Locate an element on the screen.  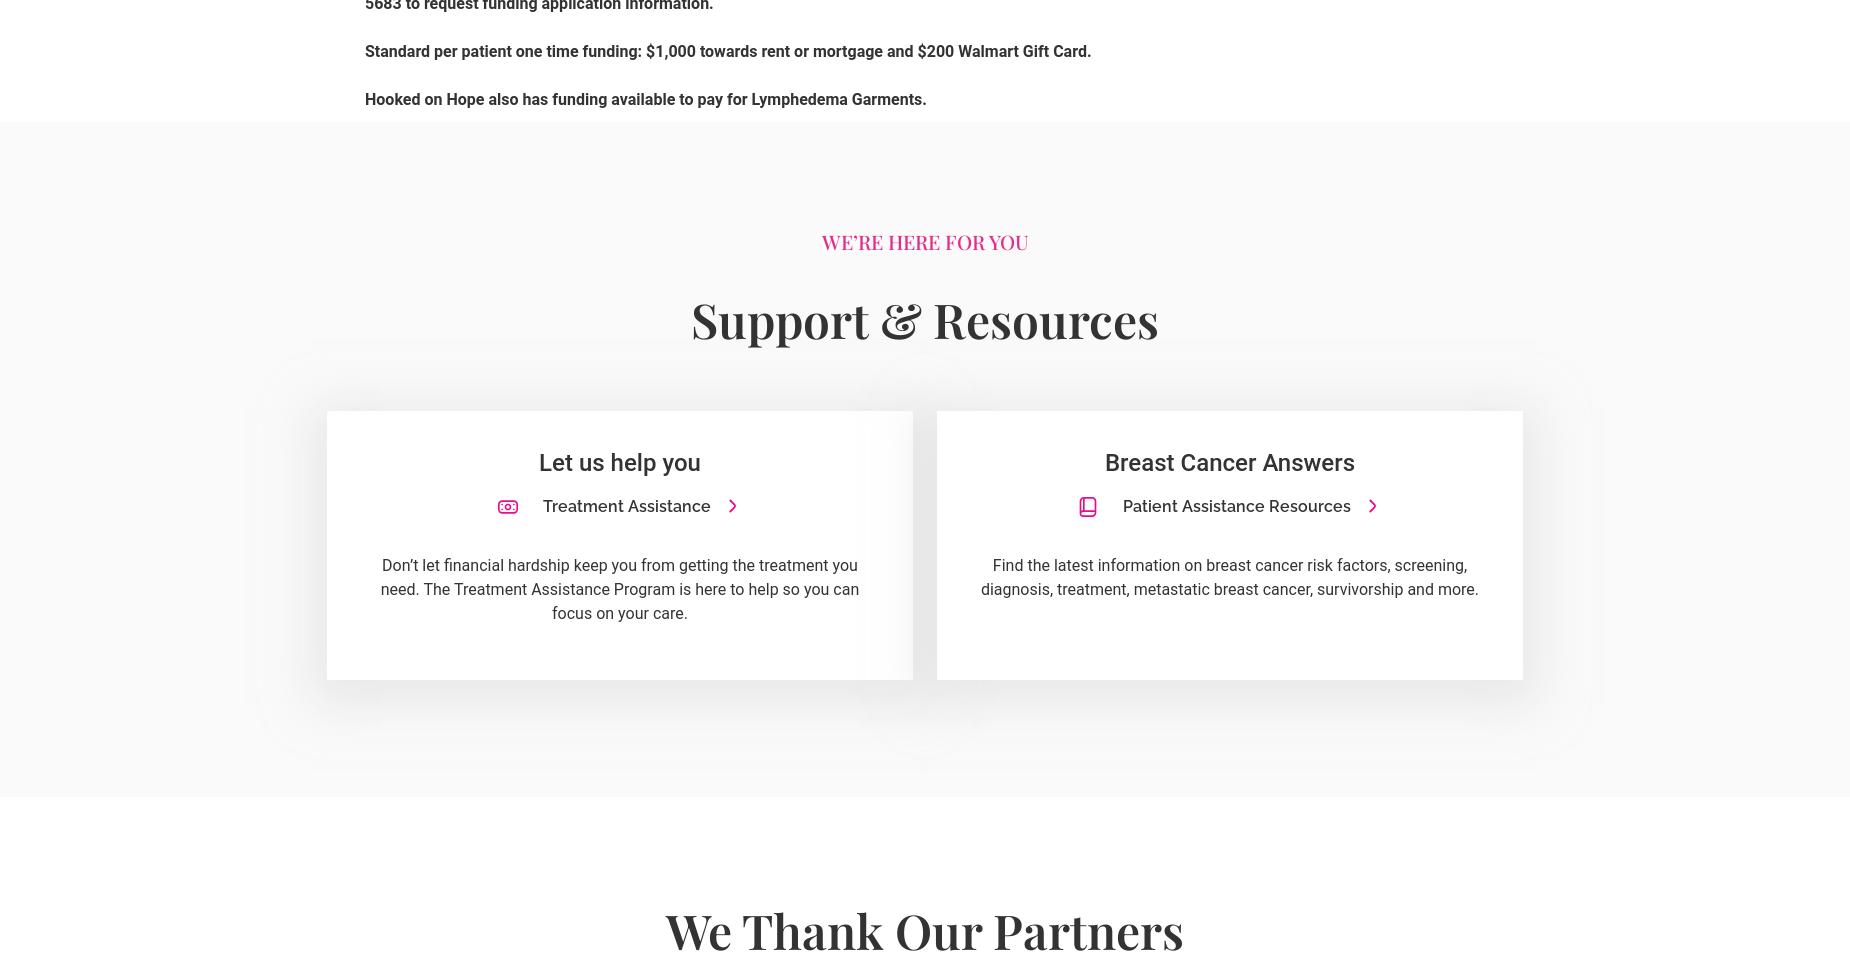
'Support & Resources' is located at coordinates (925, 317).